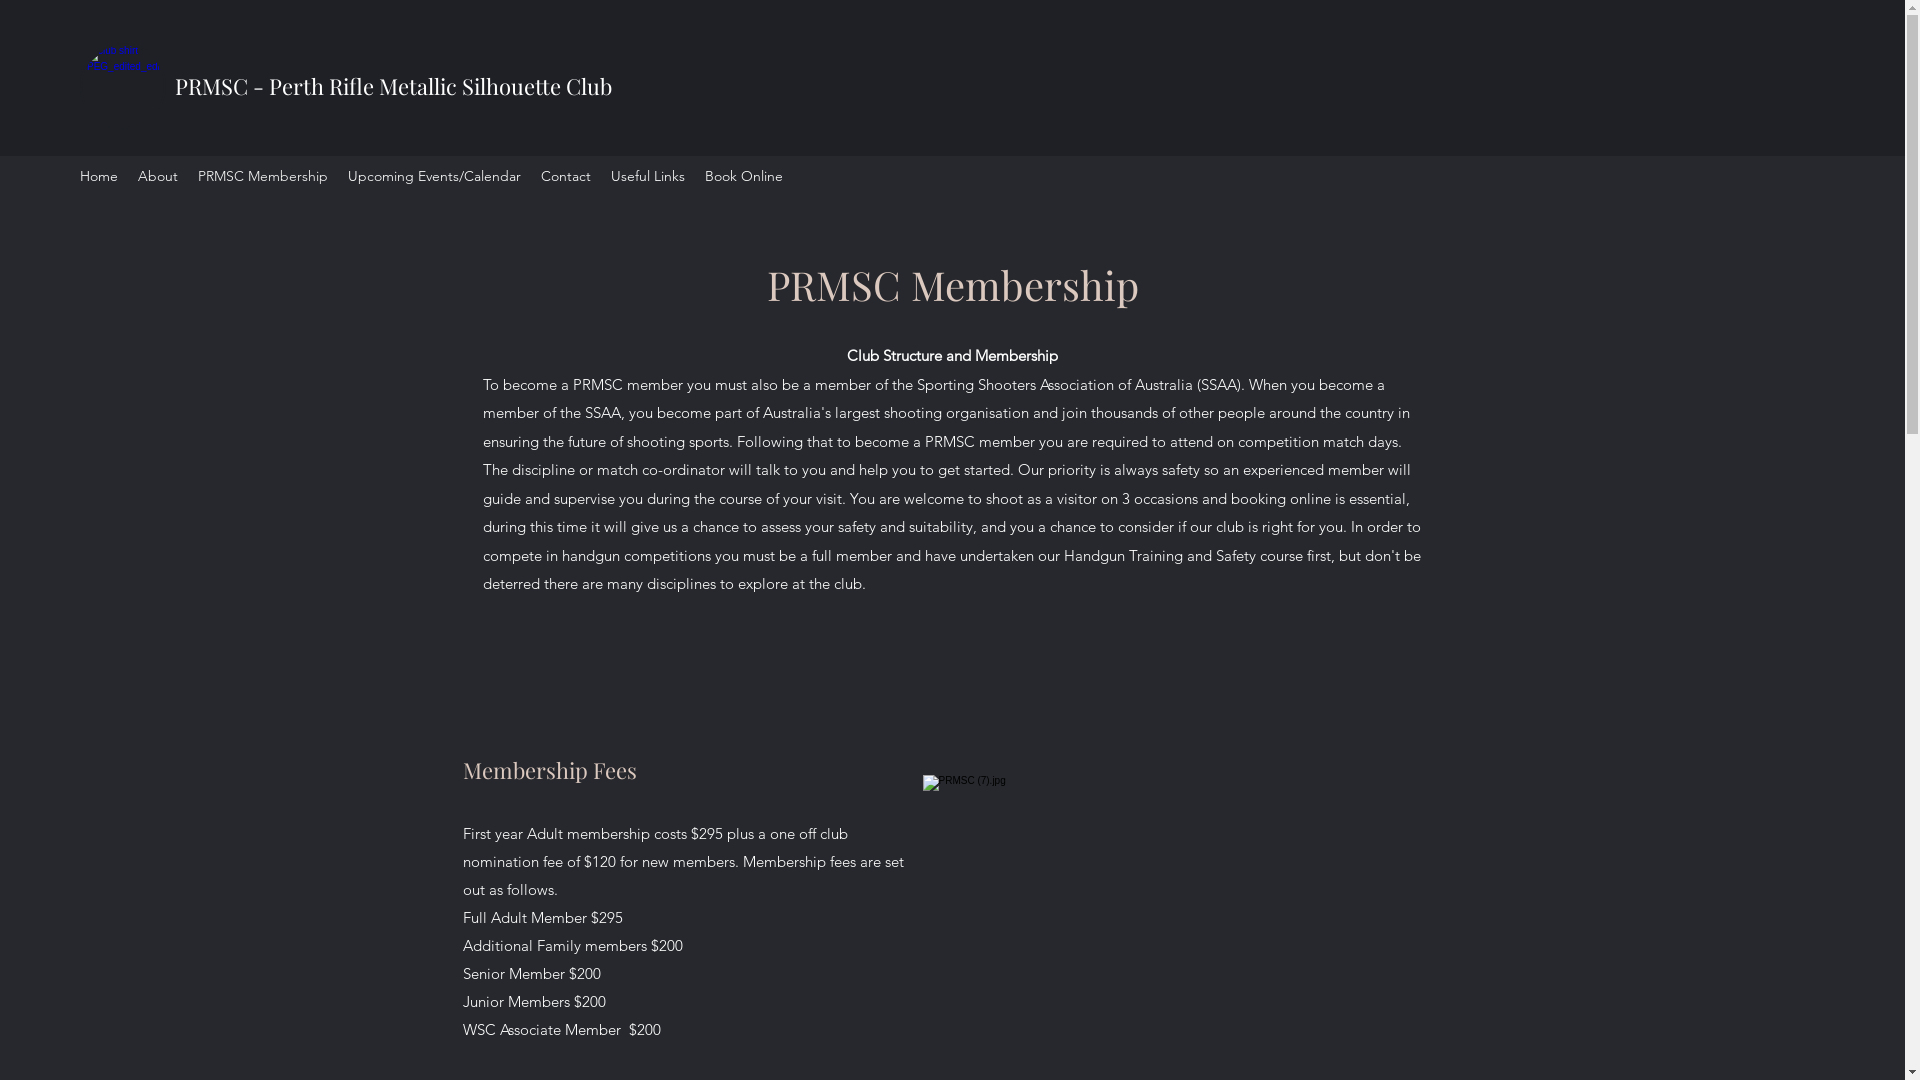  Describe the element at coordinates (565, 175) in the screenshot. I see `'Contact'` at that location.